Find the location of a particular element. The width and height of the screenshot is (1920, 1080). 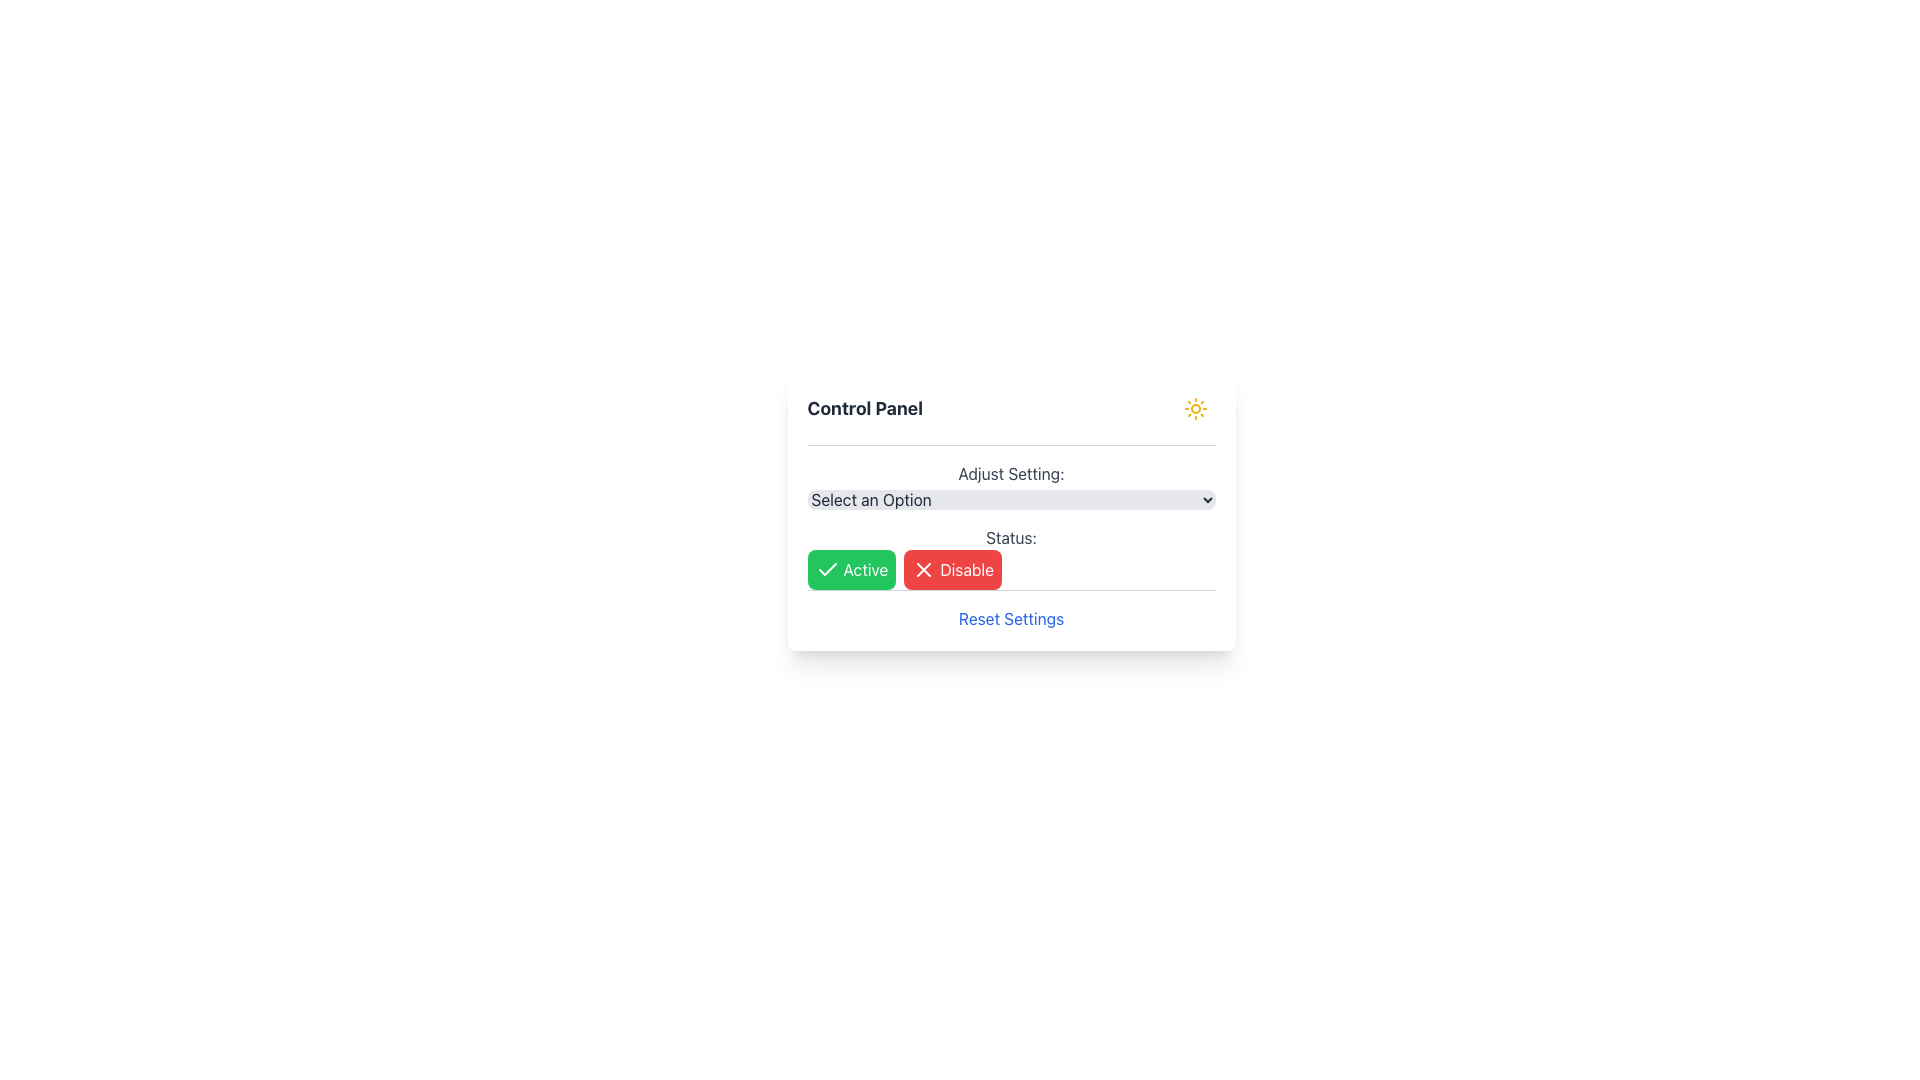

the status toggle button located to the right of the 'Active' button in the 'Status' group of the Control Panel is located at coordinates (952, 570).